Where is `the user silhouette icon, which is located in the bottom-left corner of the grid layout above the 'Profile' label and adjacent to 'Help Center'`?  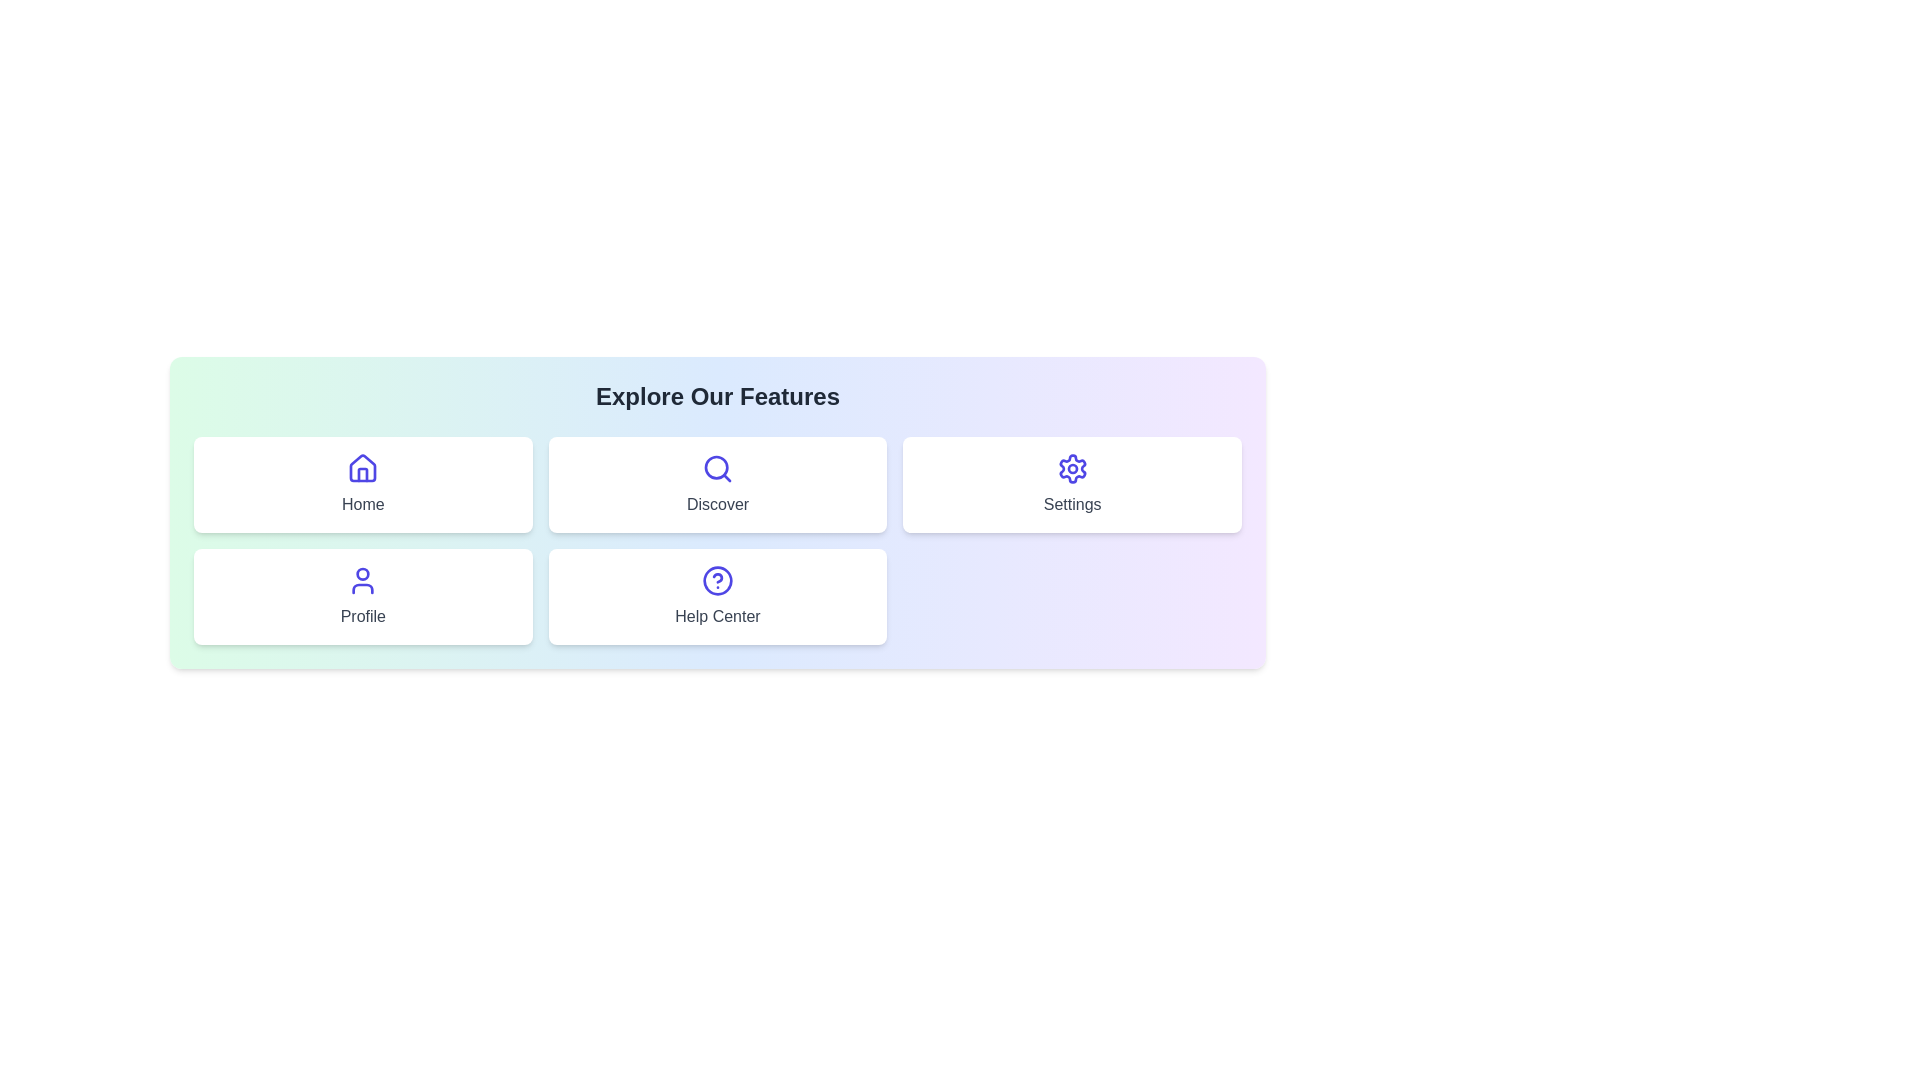 the user silhouette icon, which is located in the bottom-left corner of the grid layout above the 'Profile' label and adjacent to 'Help Center' is located at coordinates (363, 581).